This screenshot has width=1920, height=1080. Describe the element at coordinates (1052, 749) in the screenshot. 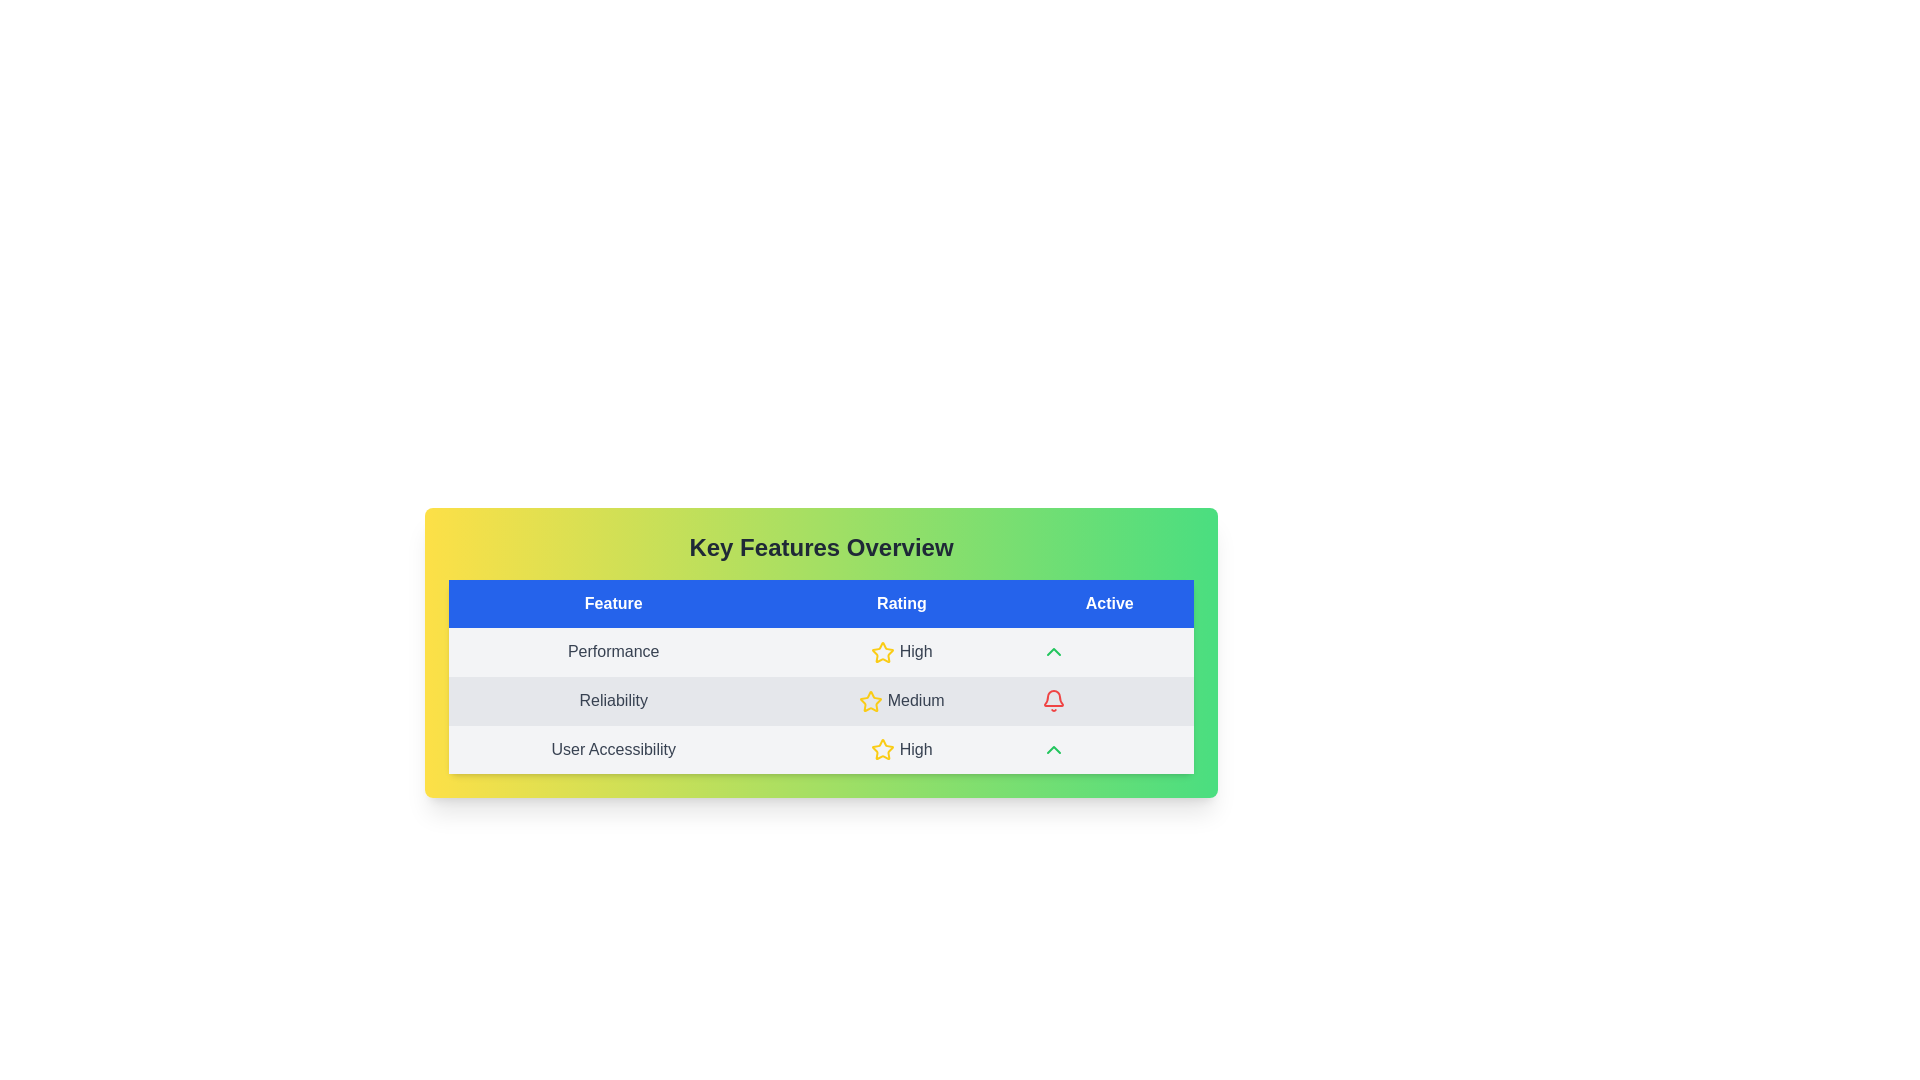

I see `the 'User Accessibility' indicator icon in the 'Active' column of the last row in the 'Key Features Overview' table` at that location.